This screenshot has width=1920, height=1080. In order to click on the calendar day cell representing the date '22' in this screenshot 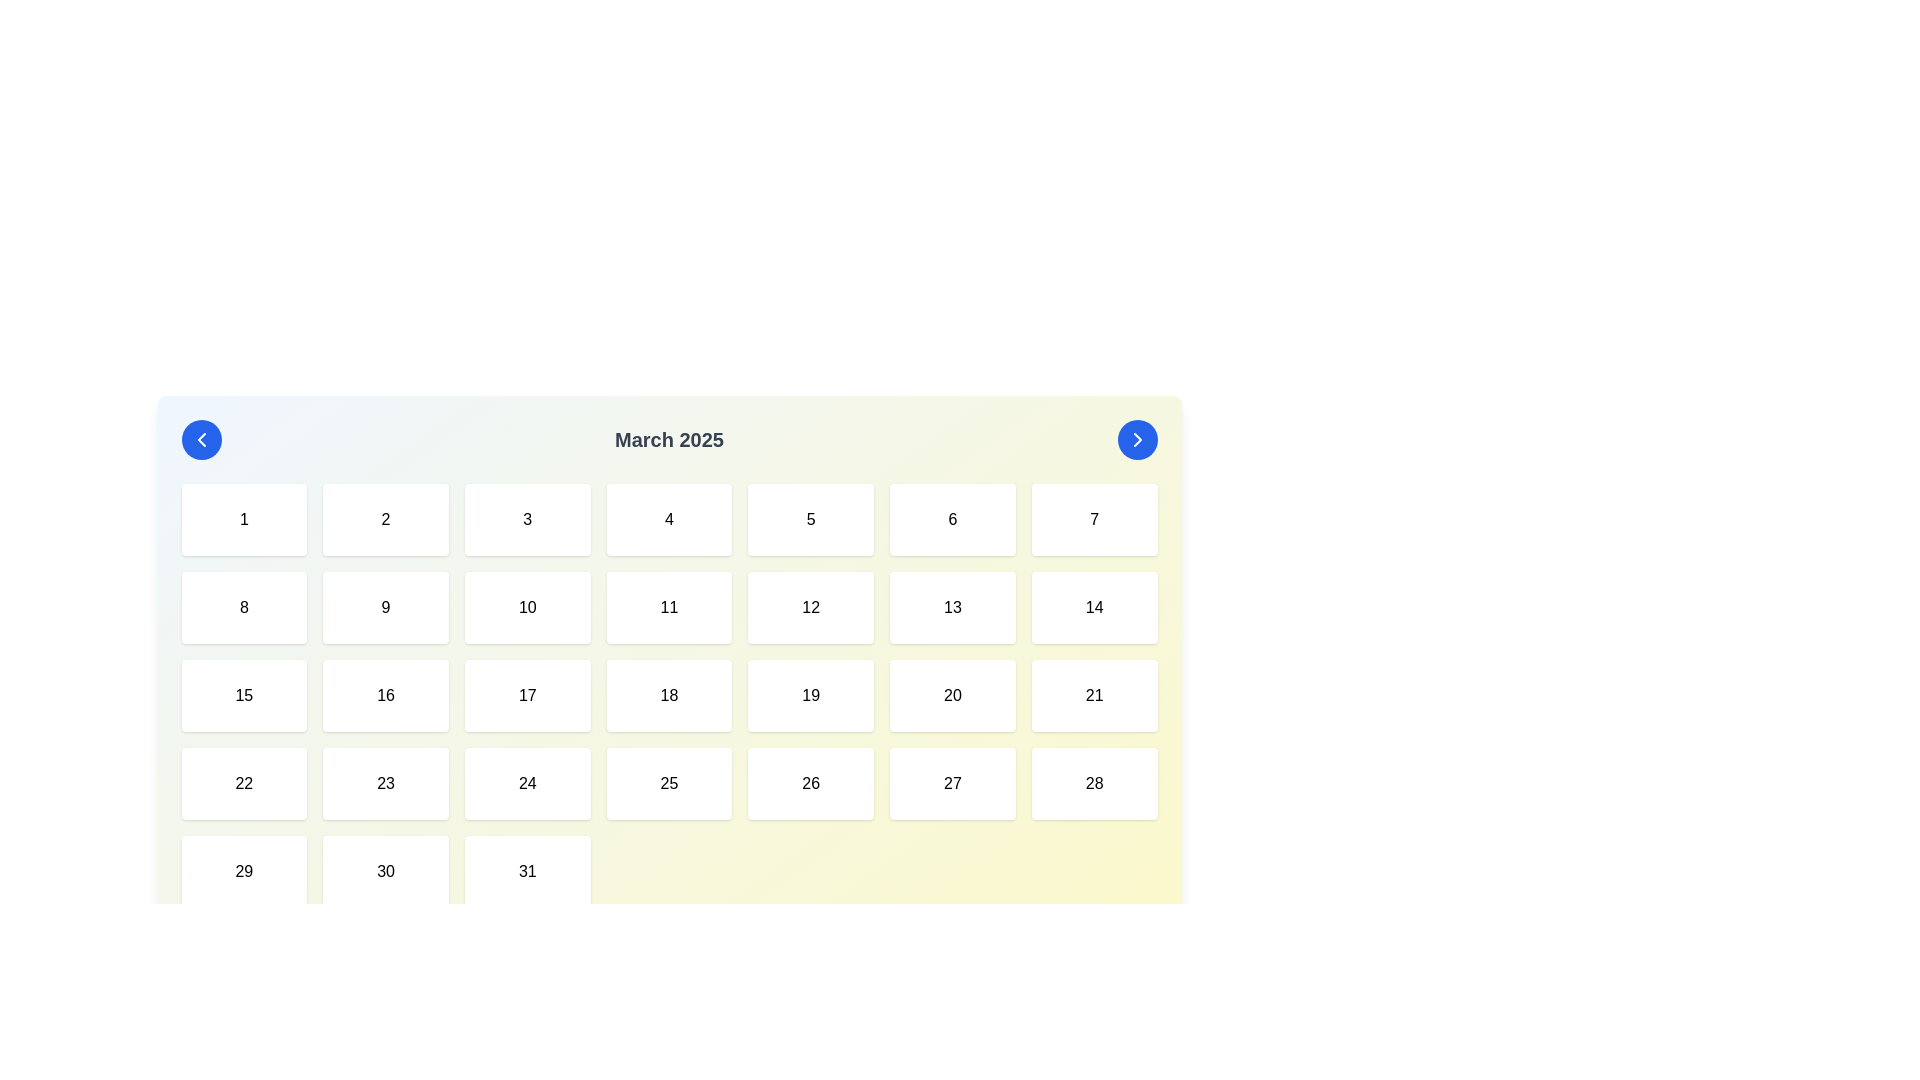, I will do `click(243, 782)`.